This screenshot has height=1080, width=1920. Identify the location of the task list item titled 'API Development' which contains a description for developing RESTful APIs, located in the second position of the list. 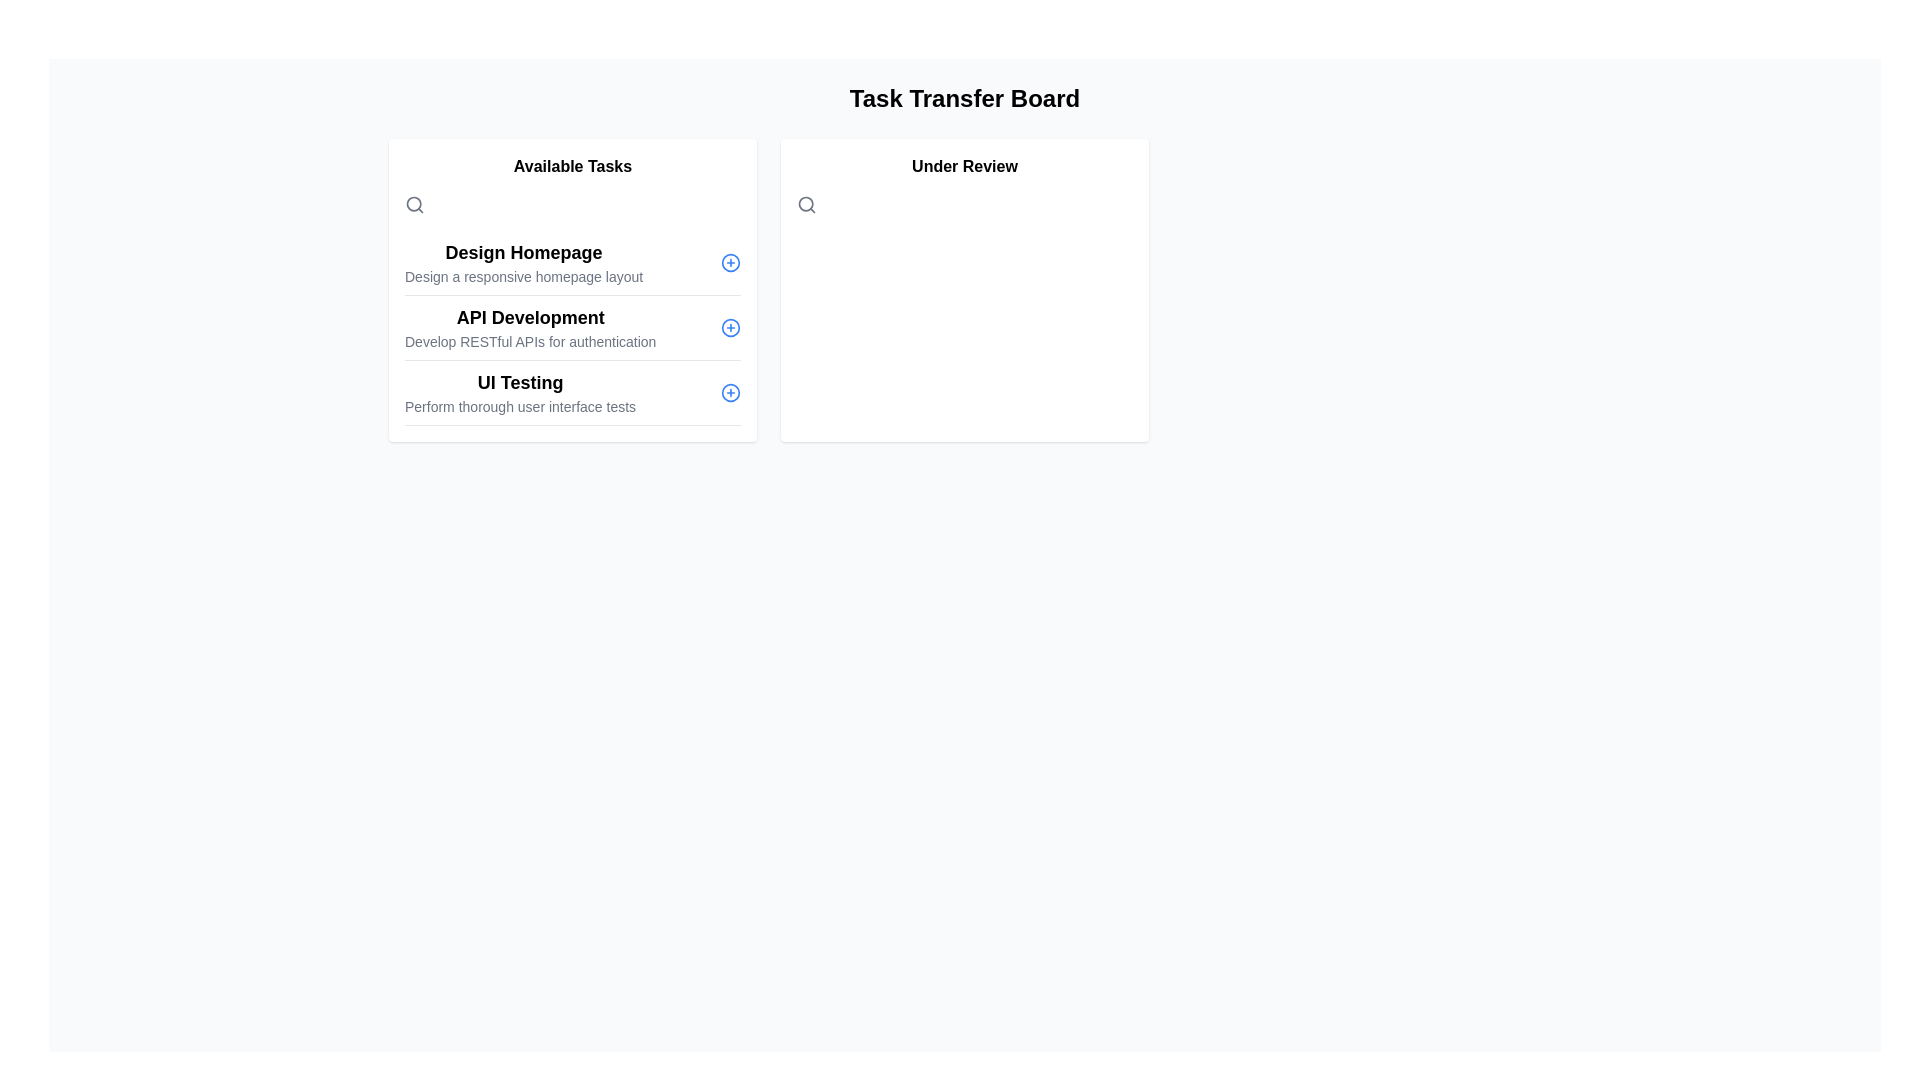
(571, 327).